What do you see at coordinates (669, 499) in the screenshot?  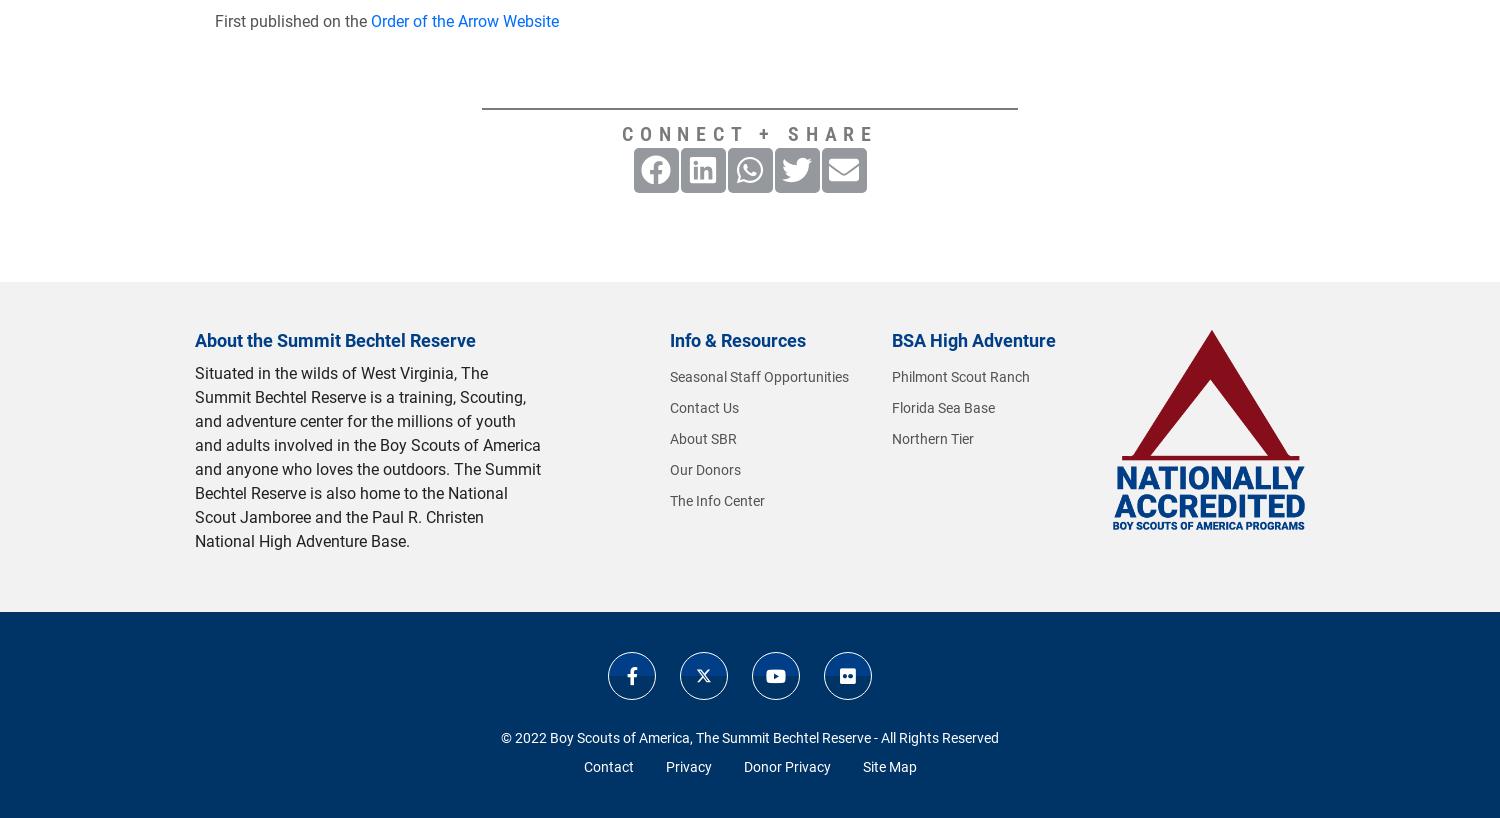 I see `'The Info Center'` at bounding box center [669, 499].